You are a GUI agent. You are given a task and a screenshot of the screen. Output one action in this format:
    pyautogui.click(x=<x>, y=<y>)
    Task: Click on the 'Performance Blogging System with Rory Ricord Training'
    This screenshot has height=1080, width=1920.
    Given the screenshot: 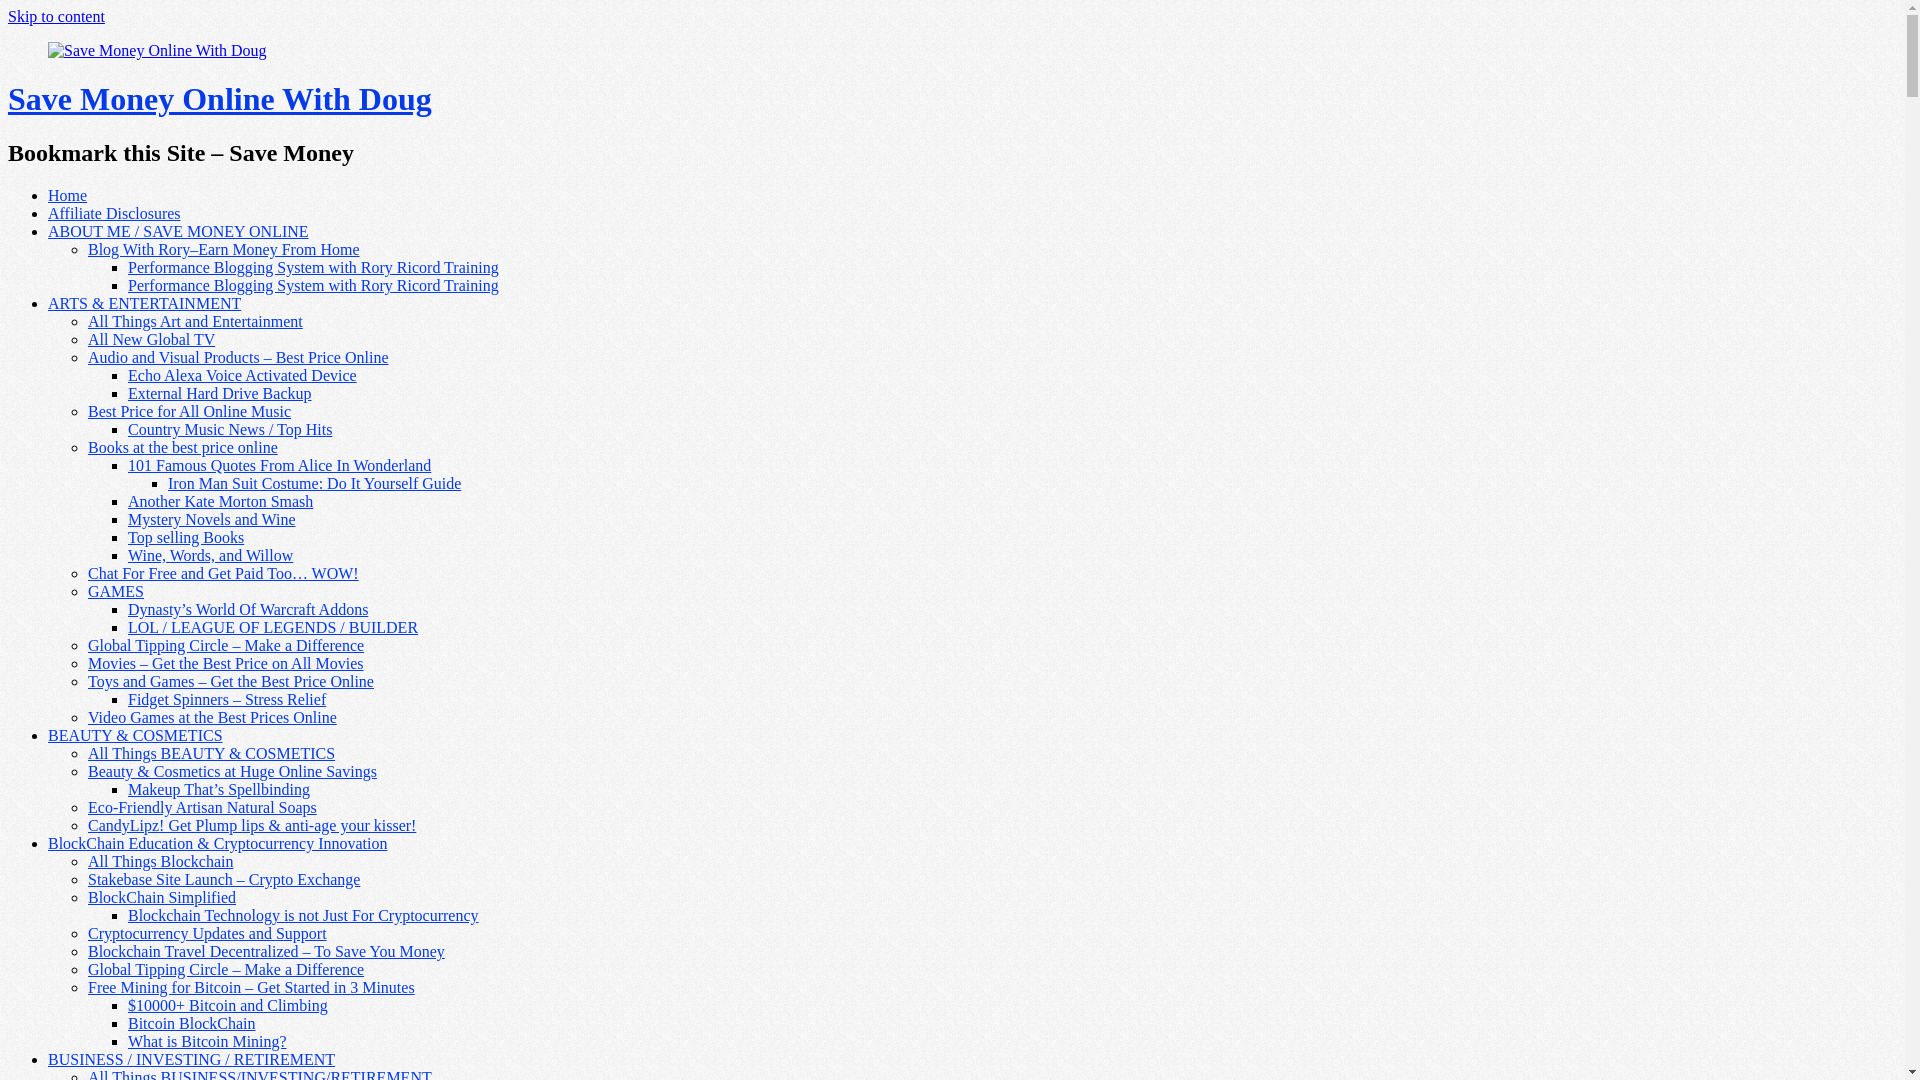 What is the action you would take?
    pyautogui.click(x=312, y=266)
    